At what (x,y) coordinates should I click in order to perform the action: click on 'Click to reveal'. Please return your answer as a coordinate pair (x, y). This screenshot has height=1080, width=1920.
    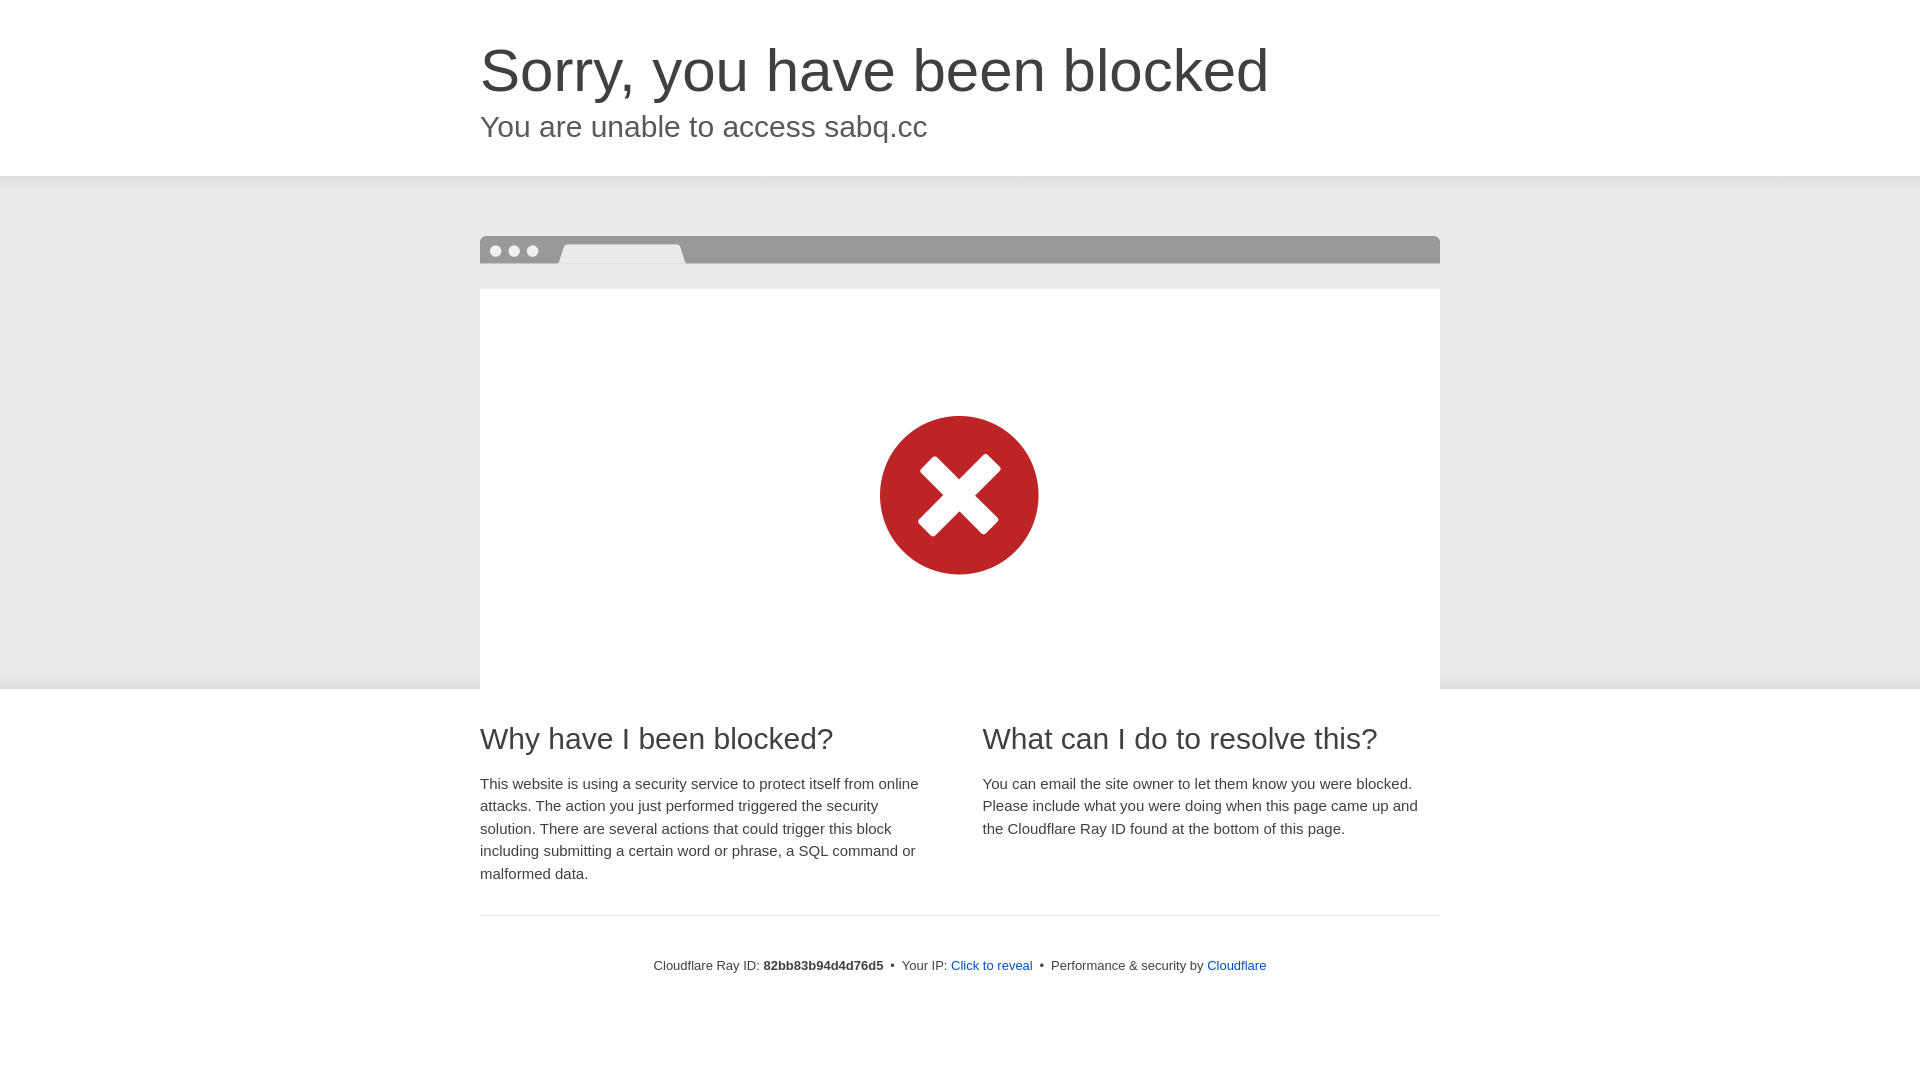
    Looking at the image, I should click on (992, 964).